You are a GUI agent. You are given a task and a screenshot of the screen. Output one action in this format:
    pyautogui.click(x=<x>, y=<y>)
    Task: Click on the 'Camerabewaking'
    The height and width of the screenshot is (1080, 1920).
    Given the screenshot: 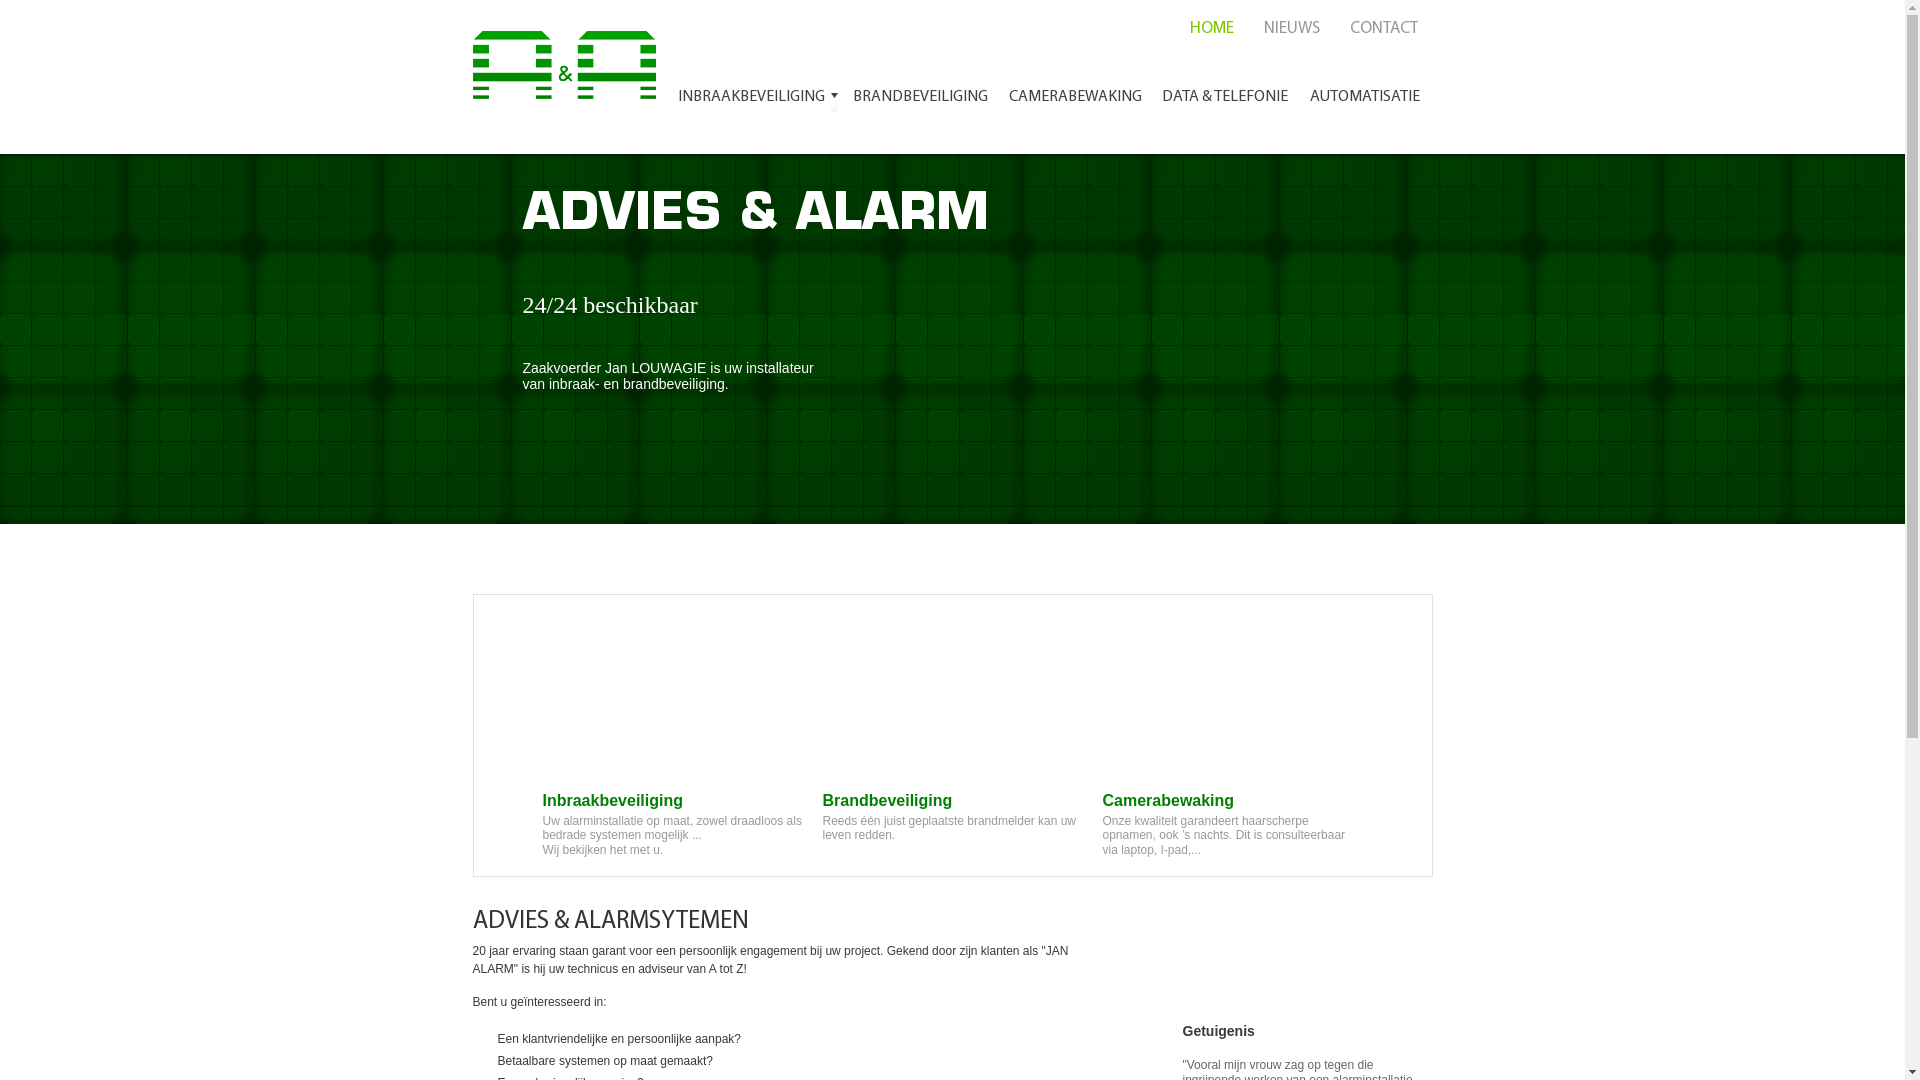 What is the action you would take?
    pyautogui.click(x=1101, y=743)
    